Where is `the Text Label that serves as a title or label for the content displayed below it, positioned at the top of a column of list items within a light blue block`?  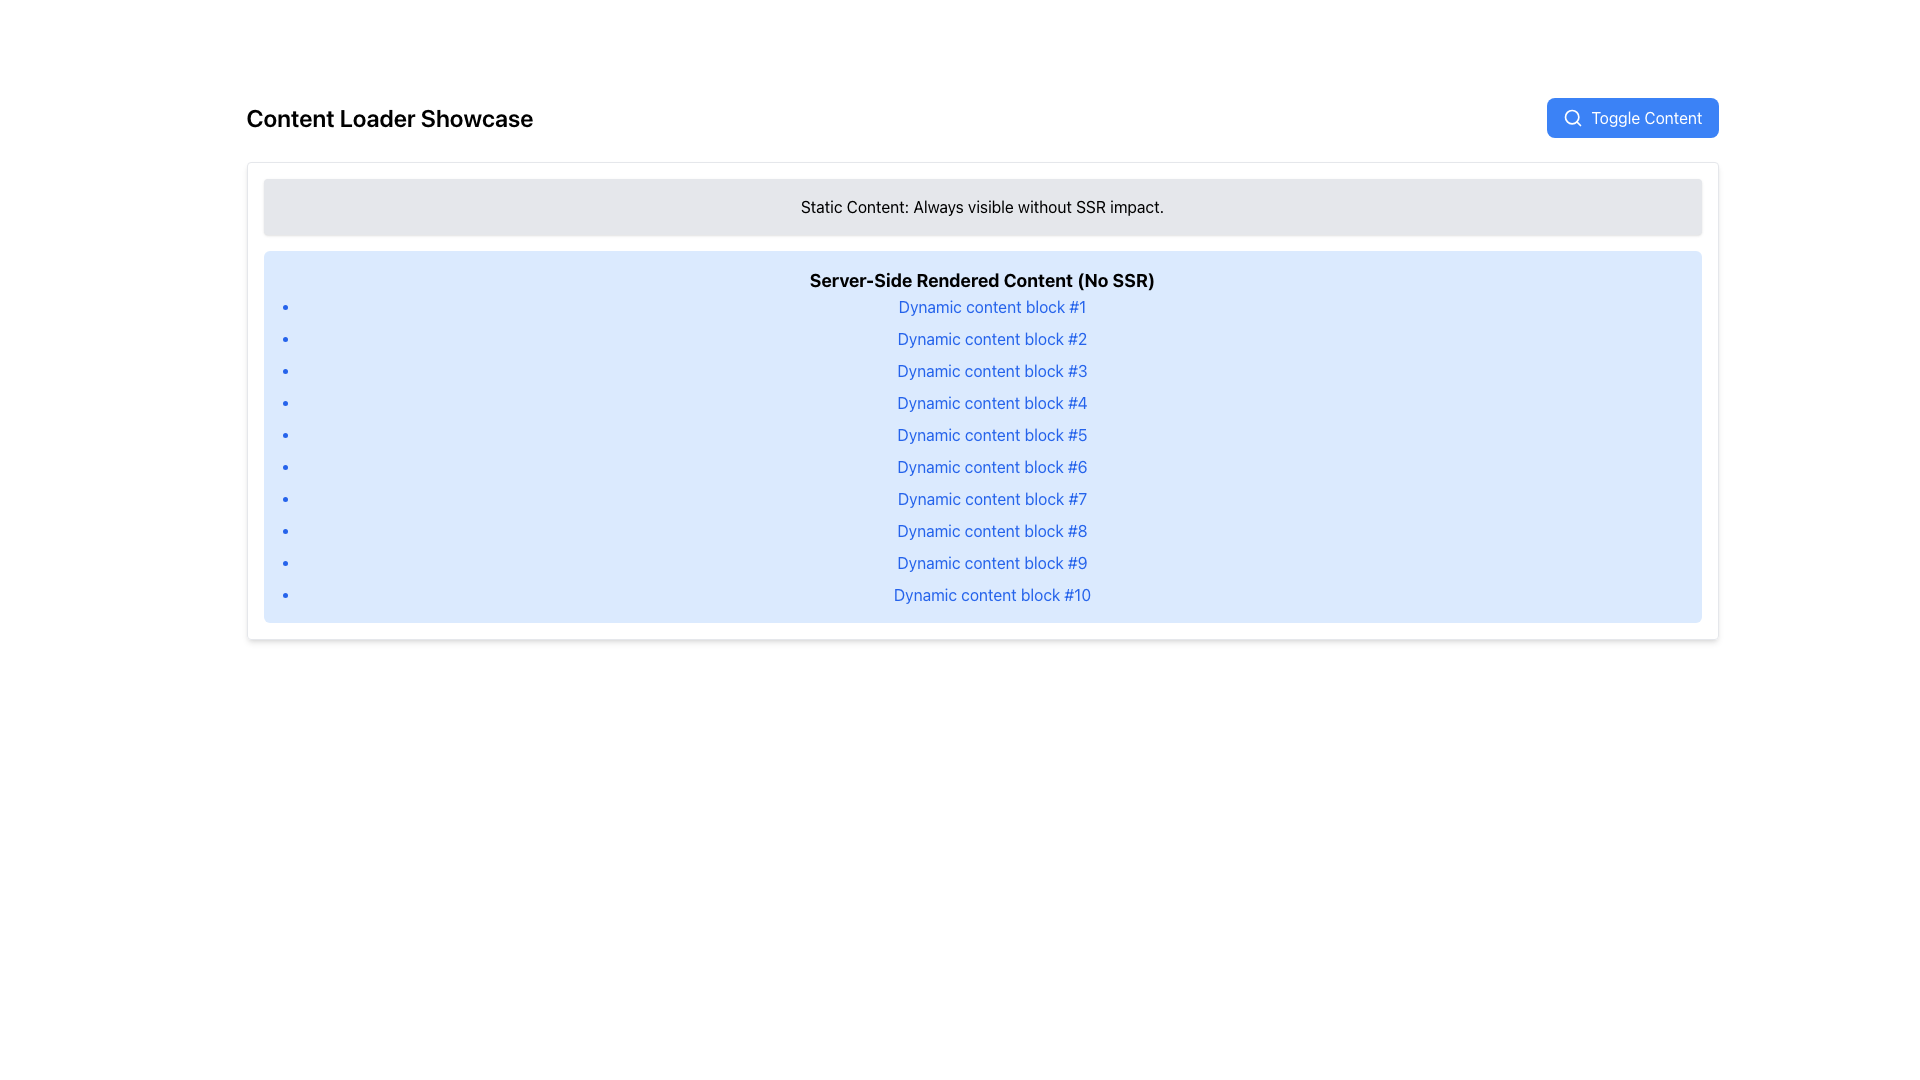
the Text Label that serves as a title or label for the content displayed below it, positioned at the top of a column of list items within a light blue block is located at coordinates (982, 281).